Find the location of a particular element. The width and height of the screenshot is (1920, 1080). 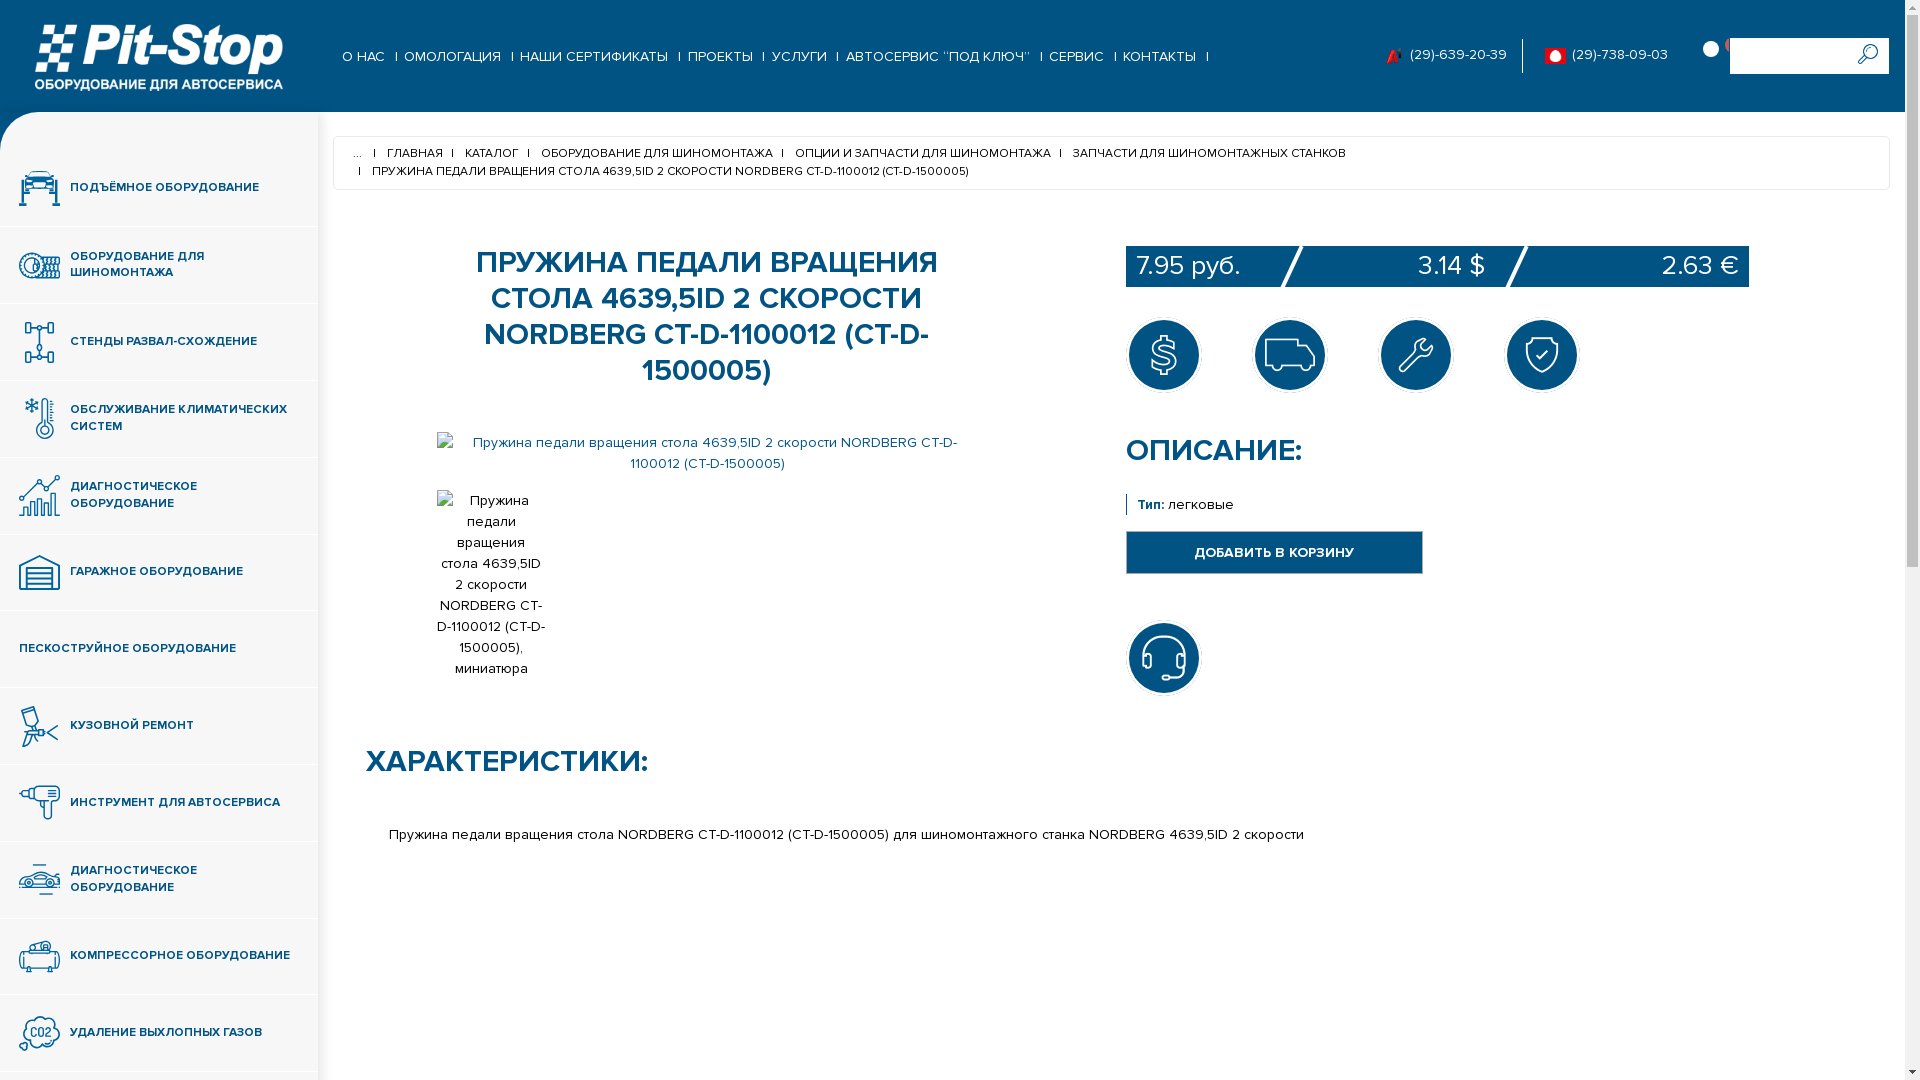

'(29)-639-20-39' is located at coordinates (1456, 54).